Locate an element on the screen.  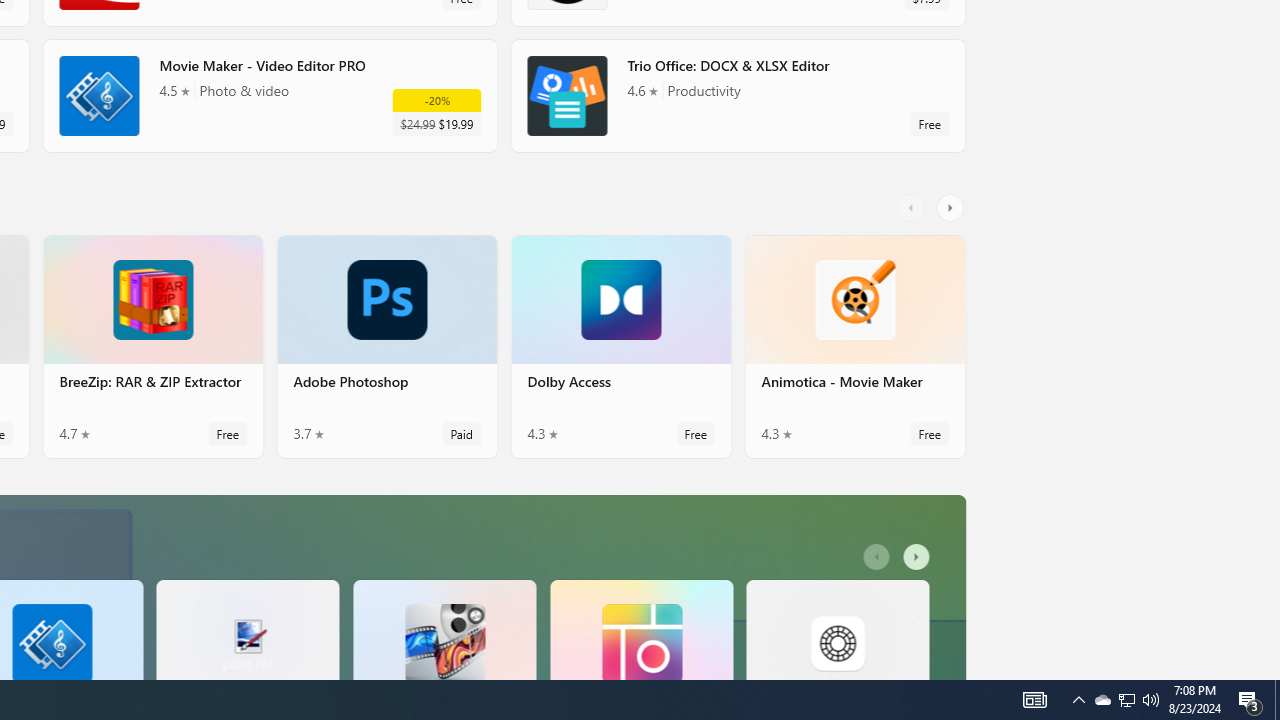
'AutomationID: RightScrollButton' is located at coordinates (918, 557).